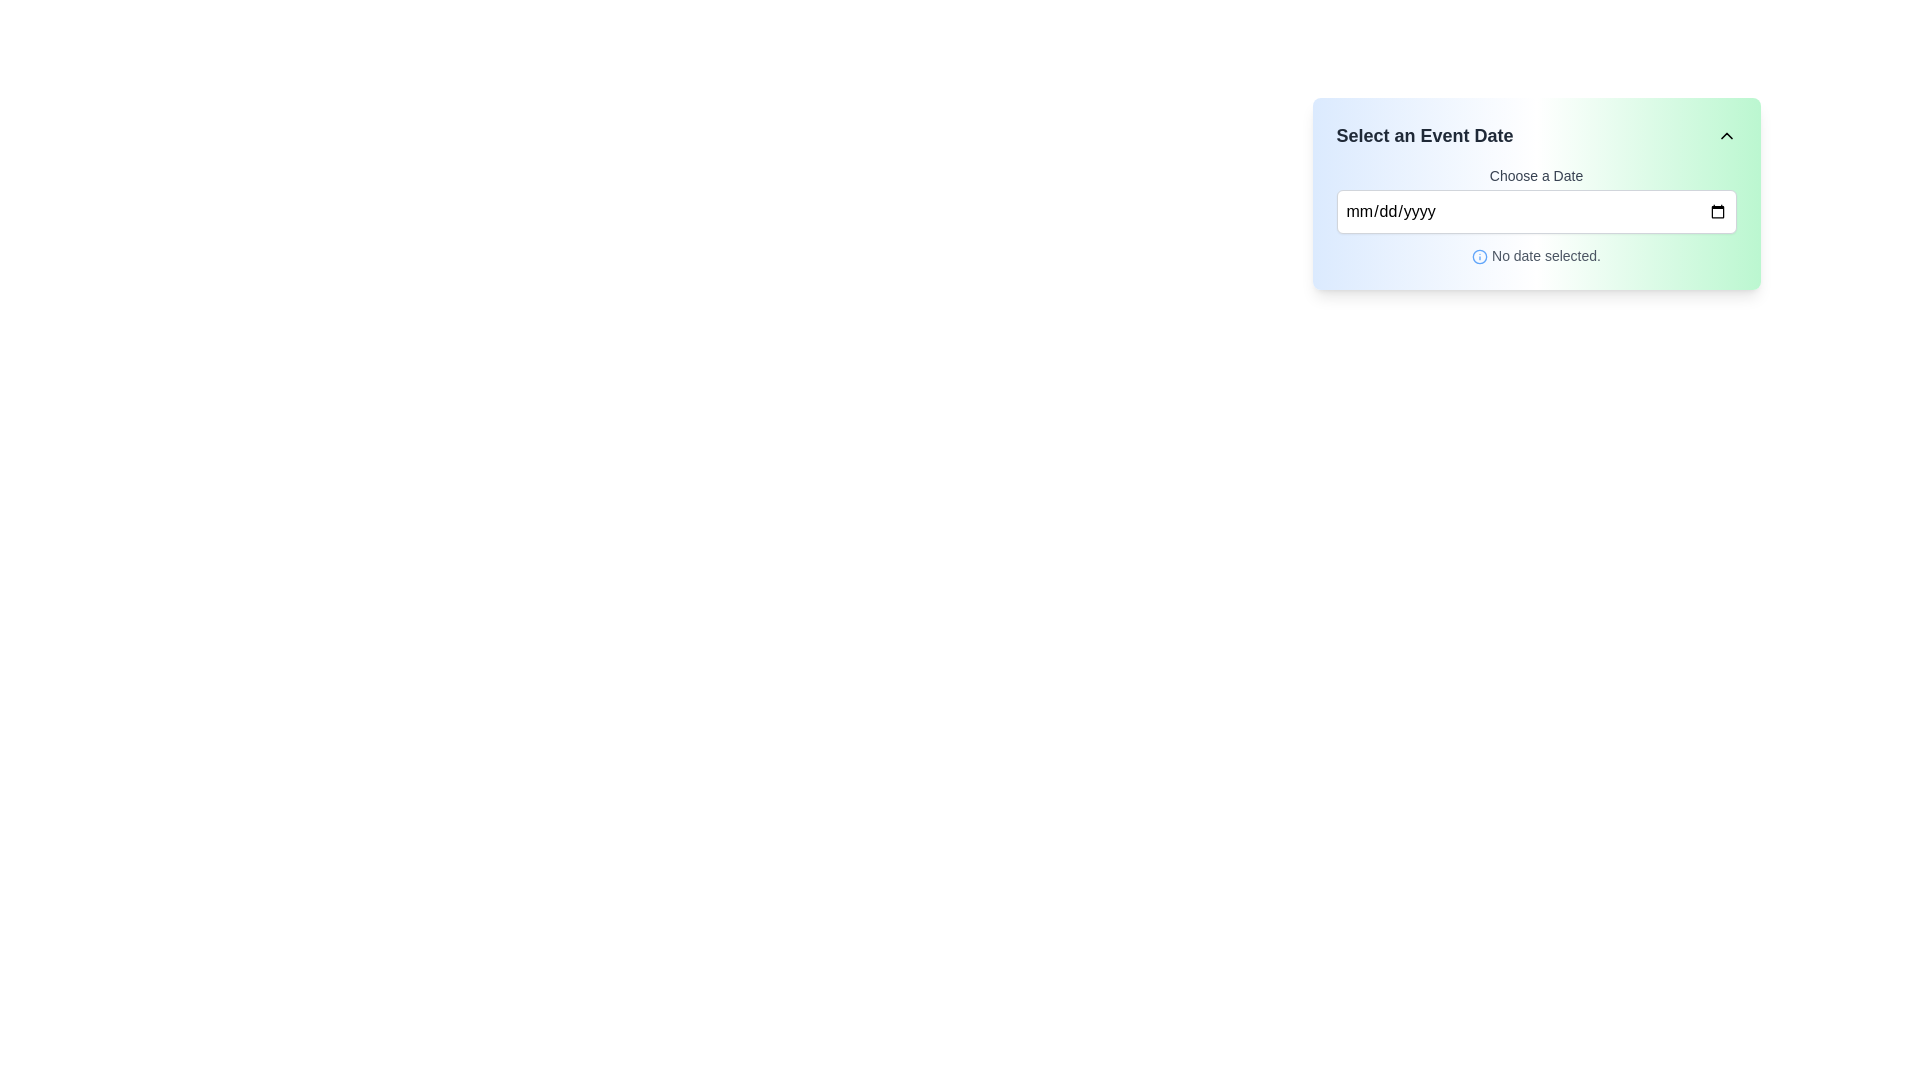 This screenshot has width=1920, height=1080. Describe the element at coordinates (1479, 256) in the screenshot. I see `the minimalistic circular shape within the SVG graphic located at the top-right corner of the interface` at that location.